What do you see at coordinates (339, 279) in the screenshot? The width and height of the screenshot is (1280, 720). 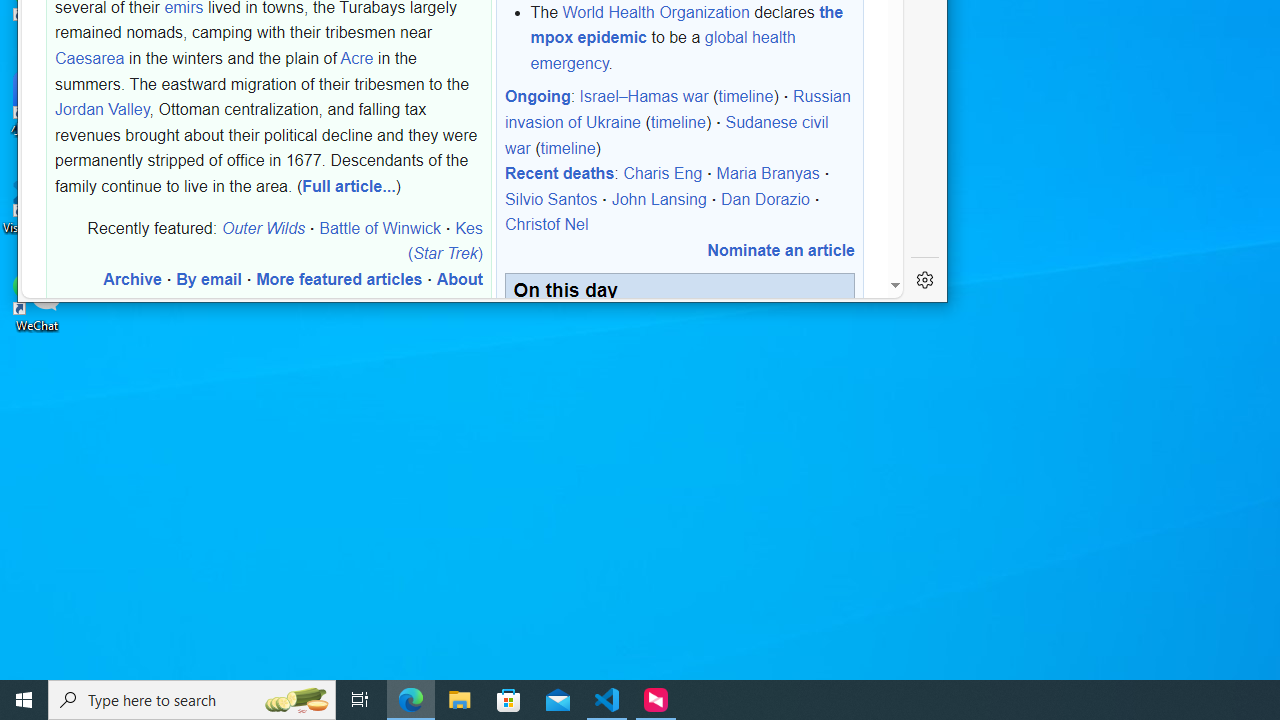 I see `'More featured articles'` at bounding box center [339, 279].